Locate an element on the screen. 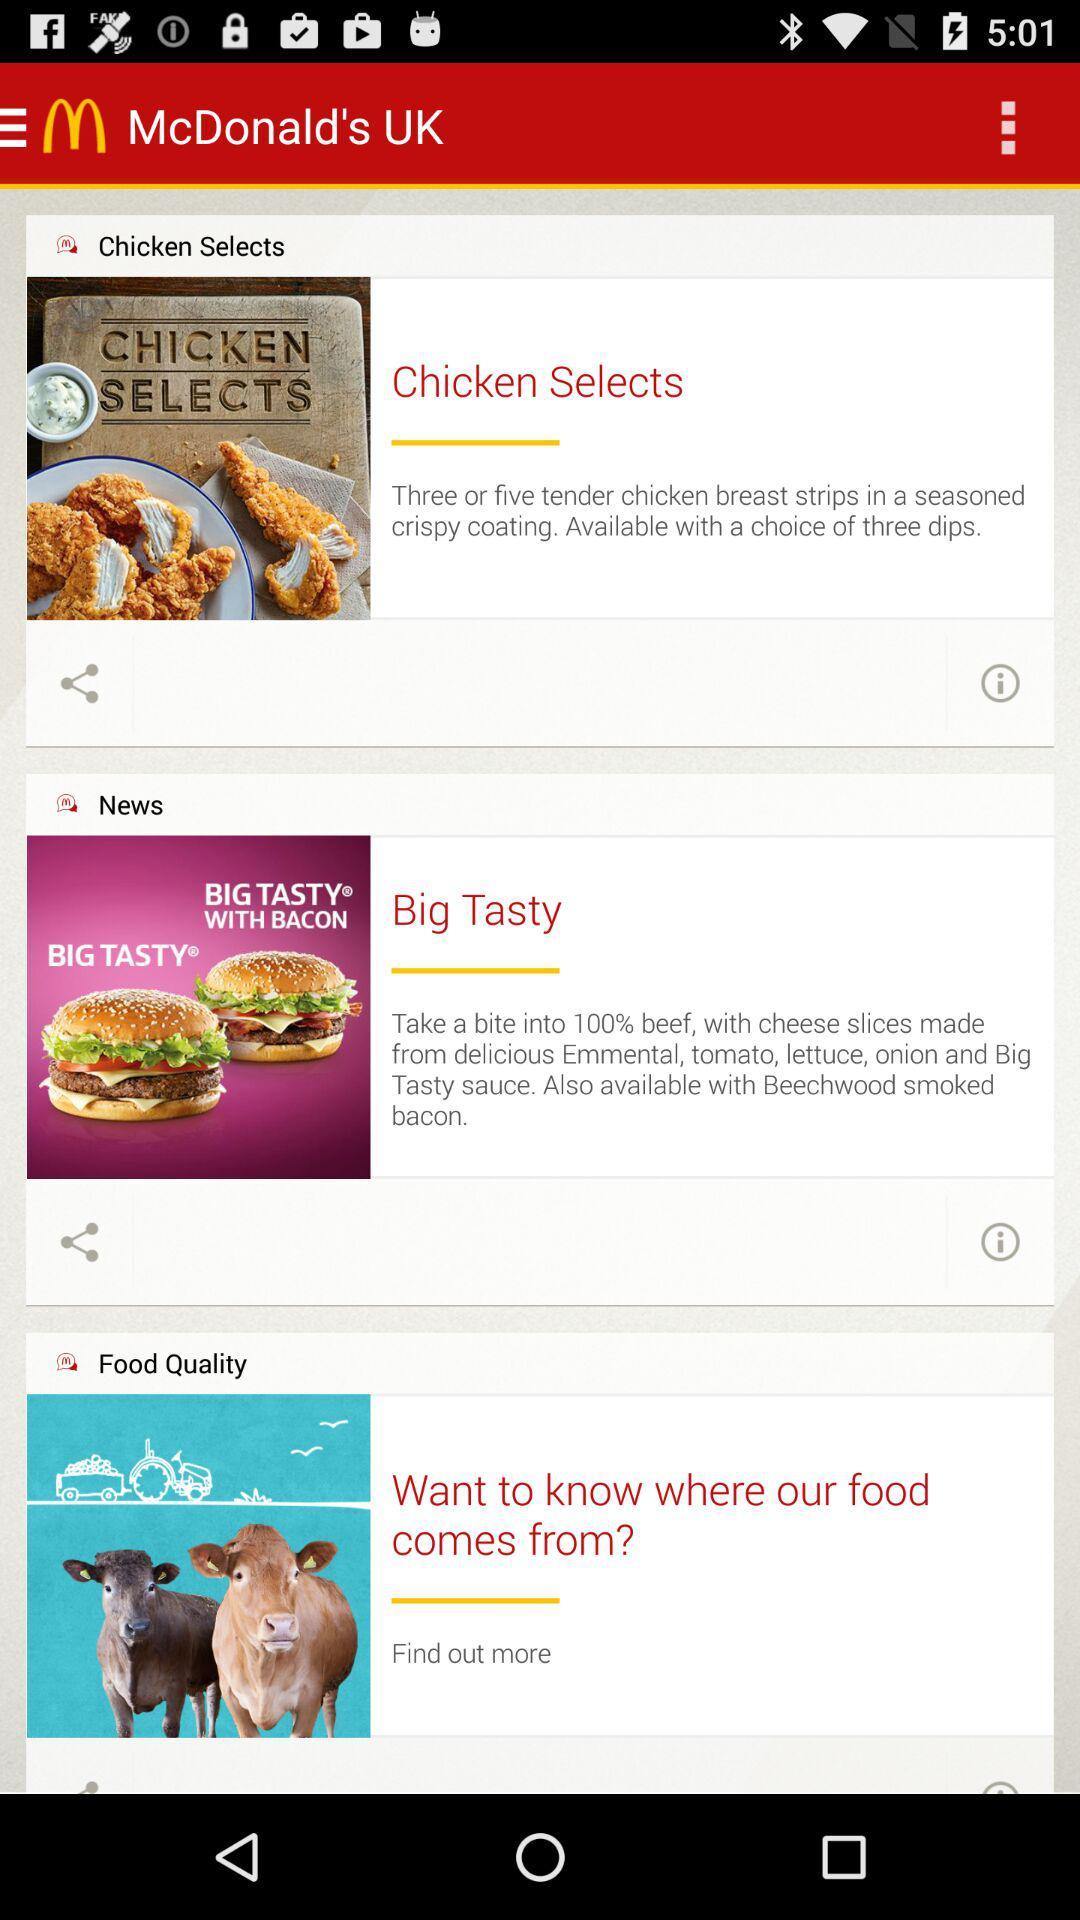 Image resolution: width=1080 pixels, height=1920 pixels. the news item is located at coordinates (130, 804).